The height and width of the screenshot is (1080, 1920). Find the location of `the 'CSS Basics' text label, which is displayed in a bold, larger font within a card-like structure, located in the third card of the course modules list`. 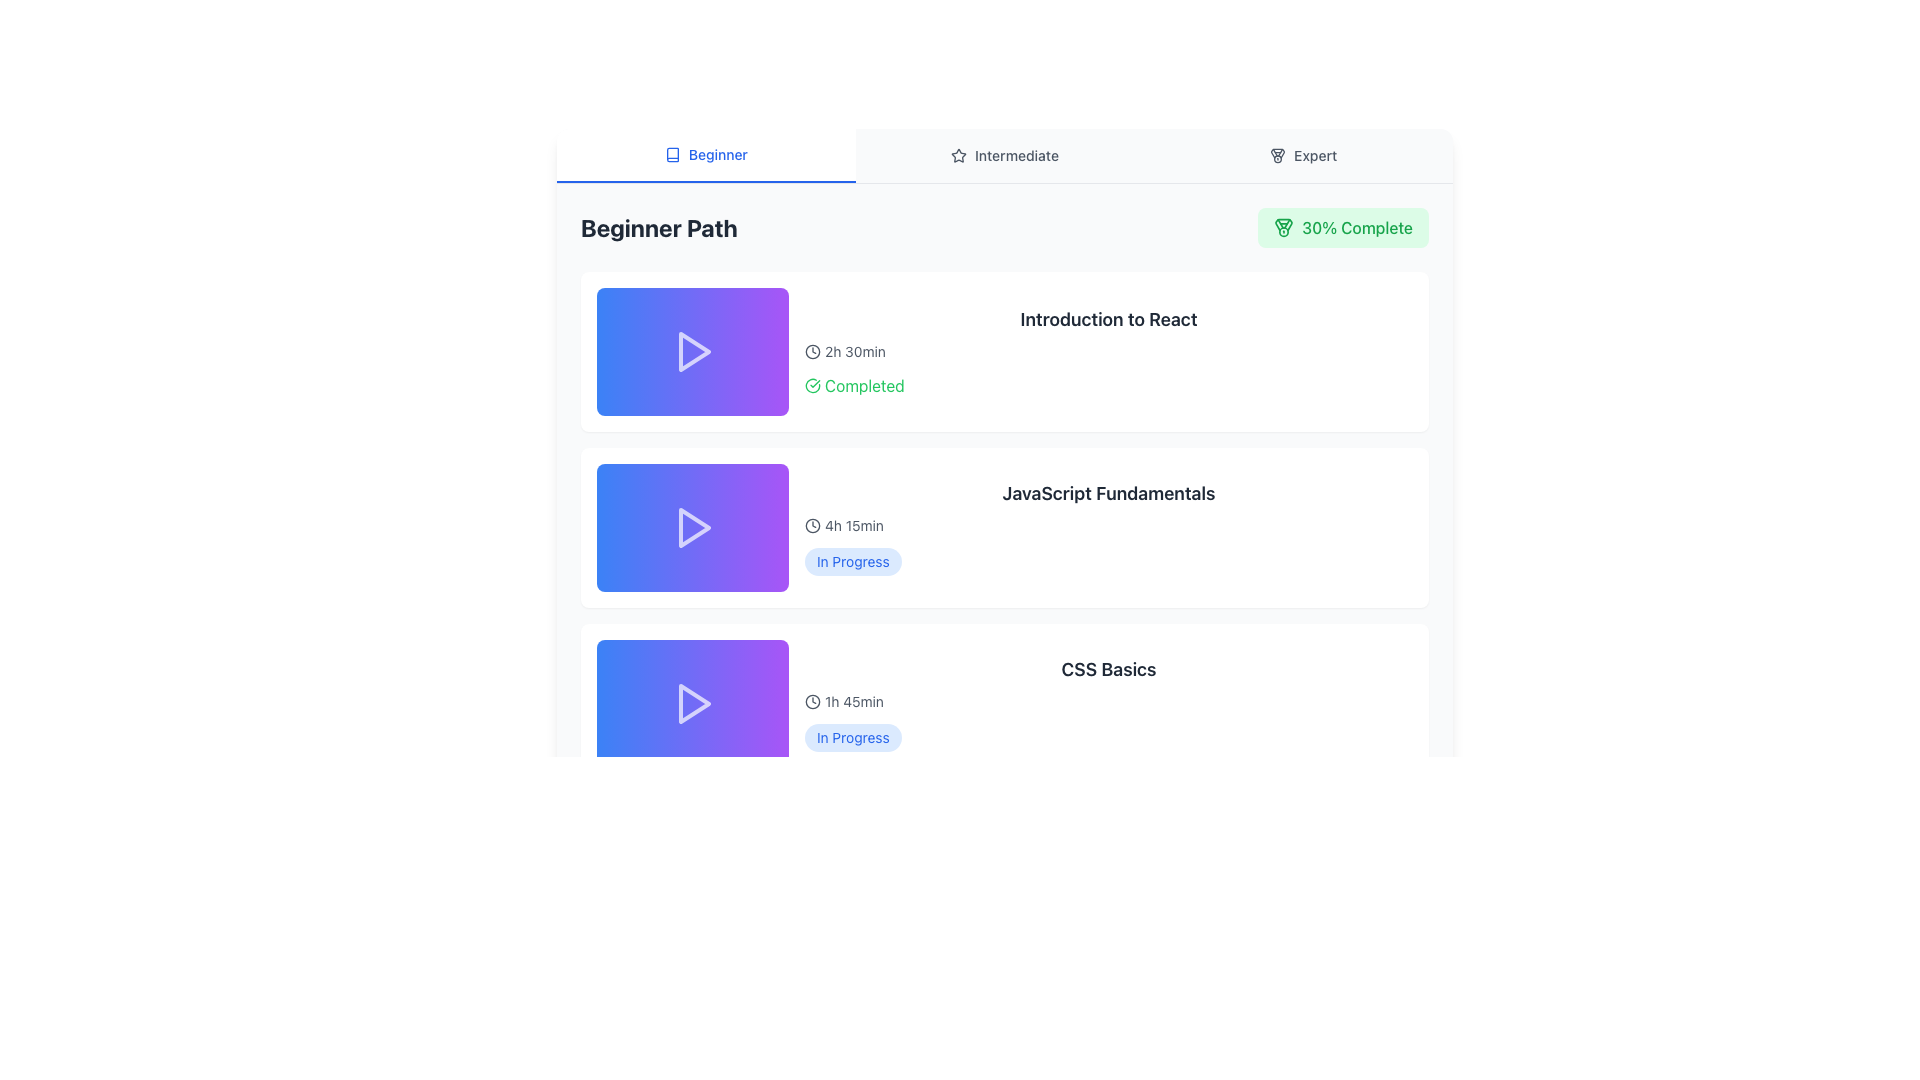

the 'CSS Basics' text label, which is displayed in a bold, larger font within a card-like structure, located in the third card of the course modules list is located at coordinates (1107, 670).